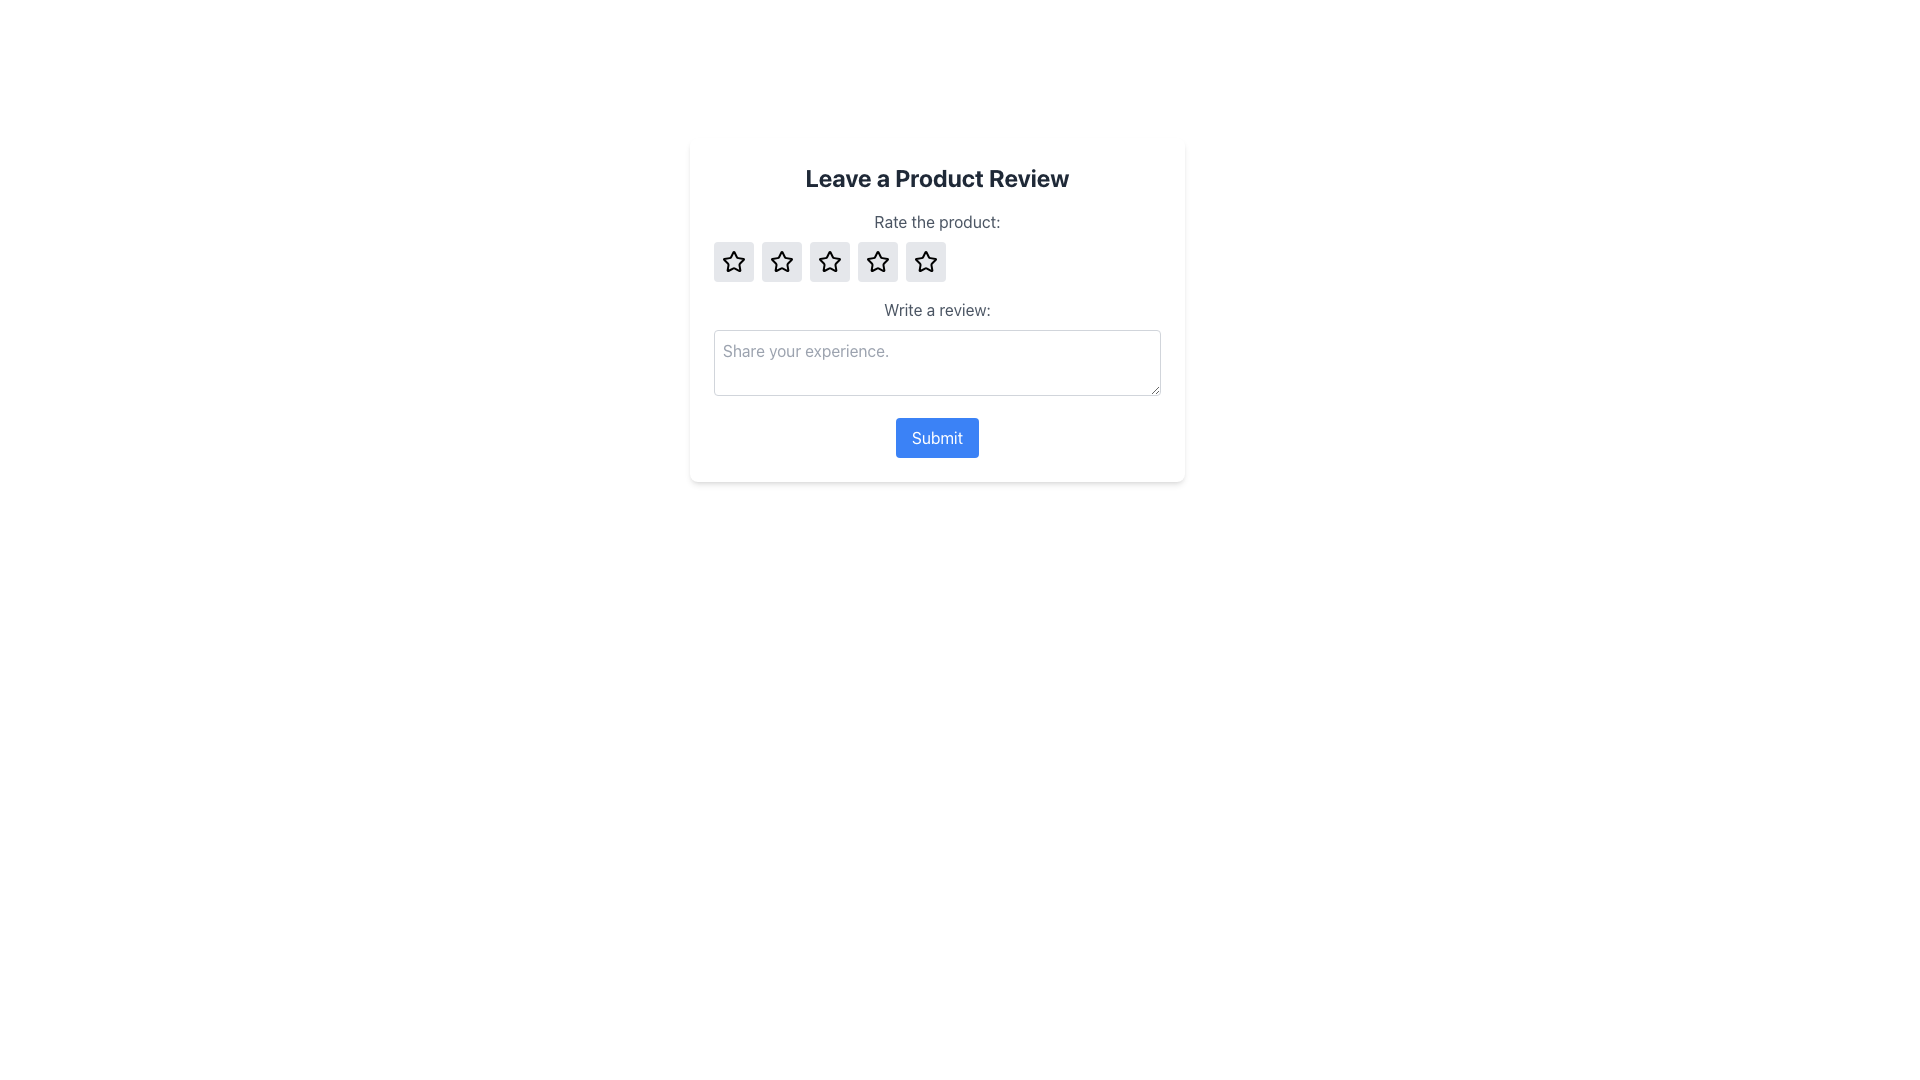 The image size is (1920, 1080). What do you see at coordinates (830, 260) in the screenshot?
I see `the second star icon in the rating scale below the heading 'Rate the product'` at bounding box center [830, 260].